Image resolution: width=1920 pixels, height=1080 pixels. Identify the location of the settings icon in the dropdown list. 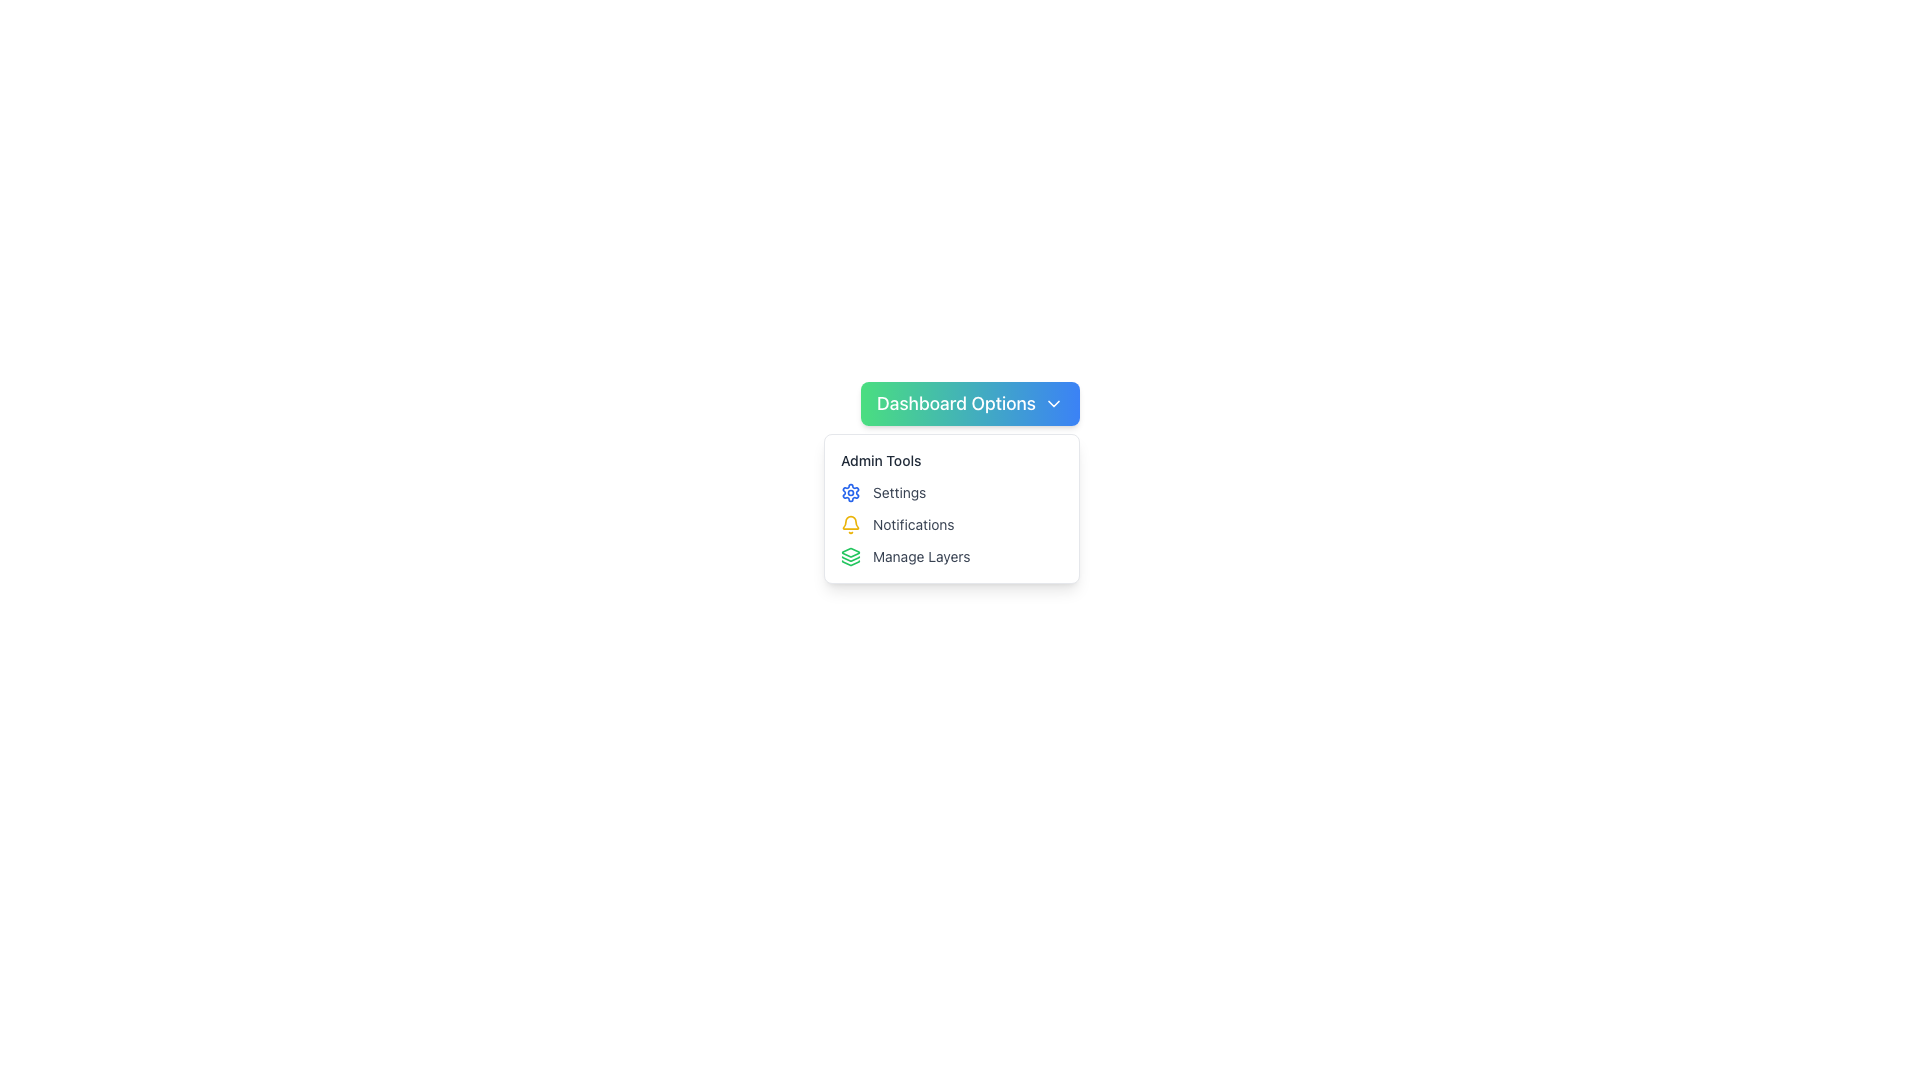
(850, 493).